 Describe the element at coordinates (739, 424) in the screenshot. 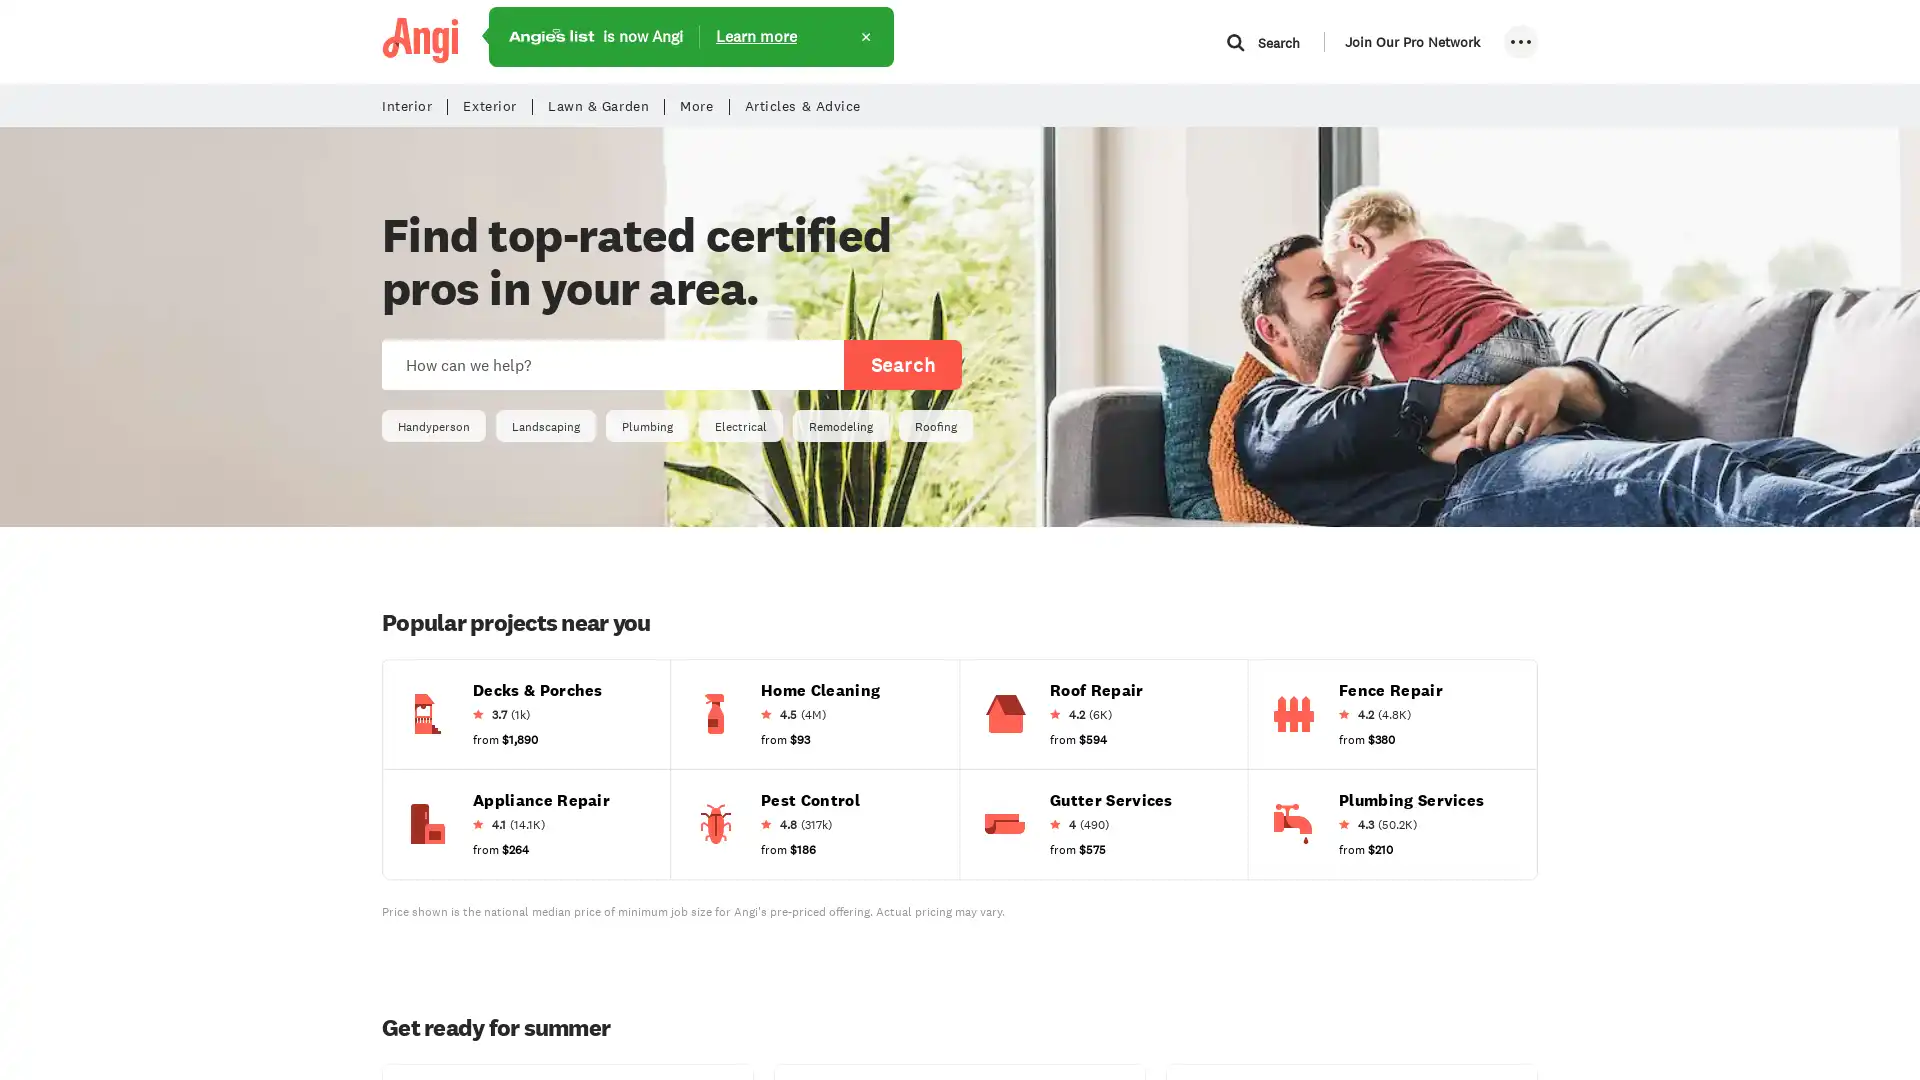

I see `Submit a request for Electrical.` at that location.